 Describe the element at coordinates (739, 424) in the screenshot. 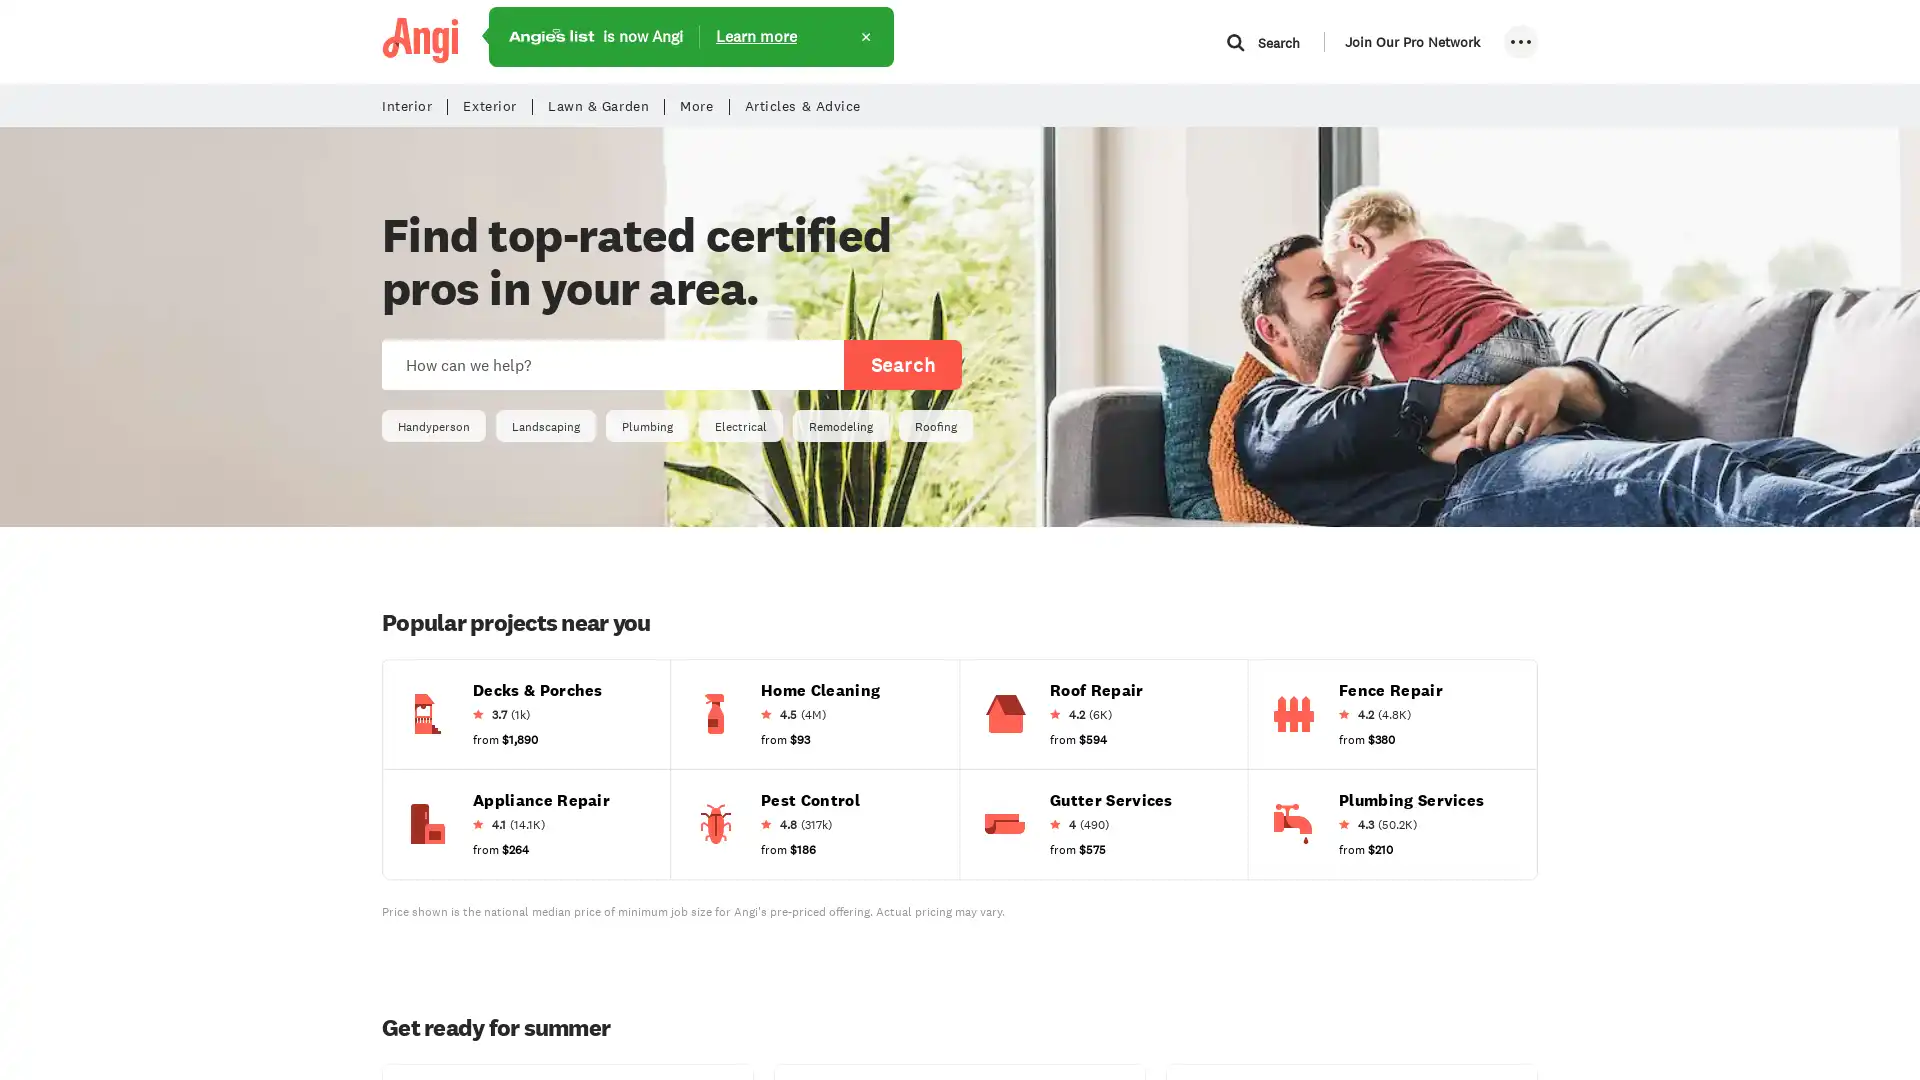

I see `Submit a request for Electrical.` at that location.